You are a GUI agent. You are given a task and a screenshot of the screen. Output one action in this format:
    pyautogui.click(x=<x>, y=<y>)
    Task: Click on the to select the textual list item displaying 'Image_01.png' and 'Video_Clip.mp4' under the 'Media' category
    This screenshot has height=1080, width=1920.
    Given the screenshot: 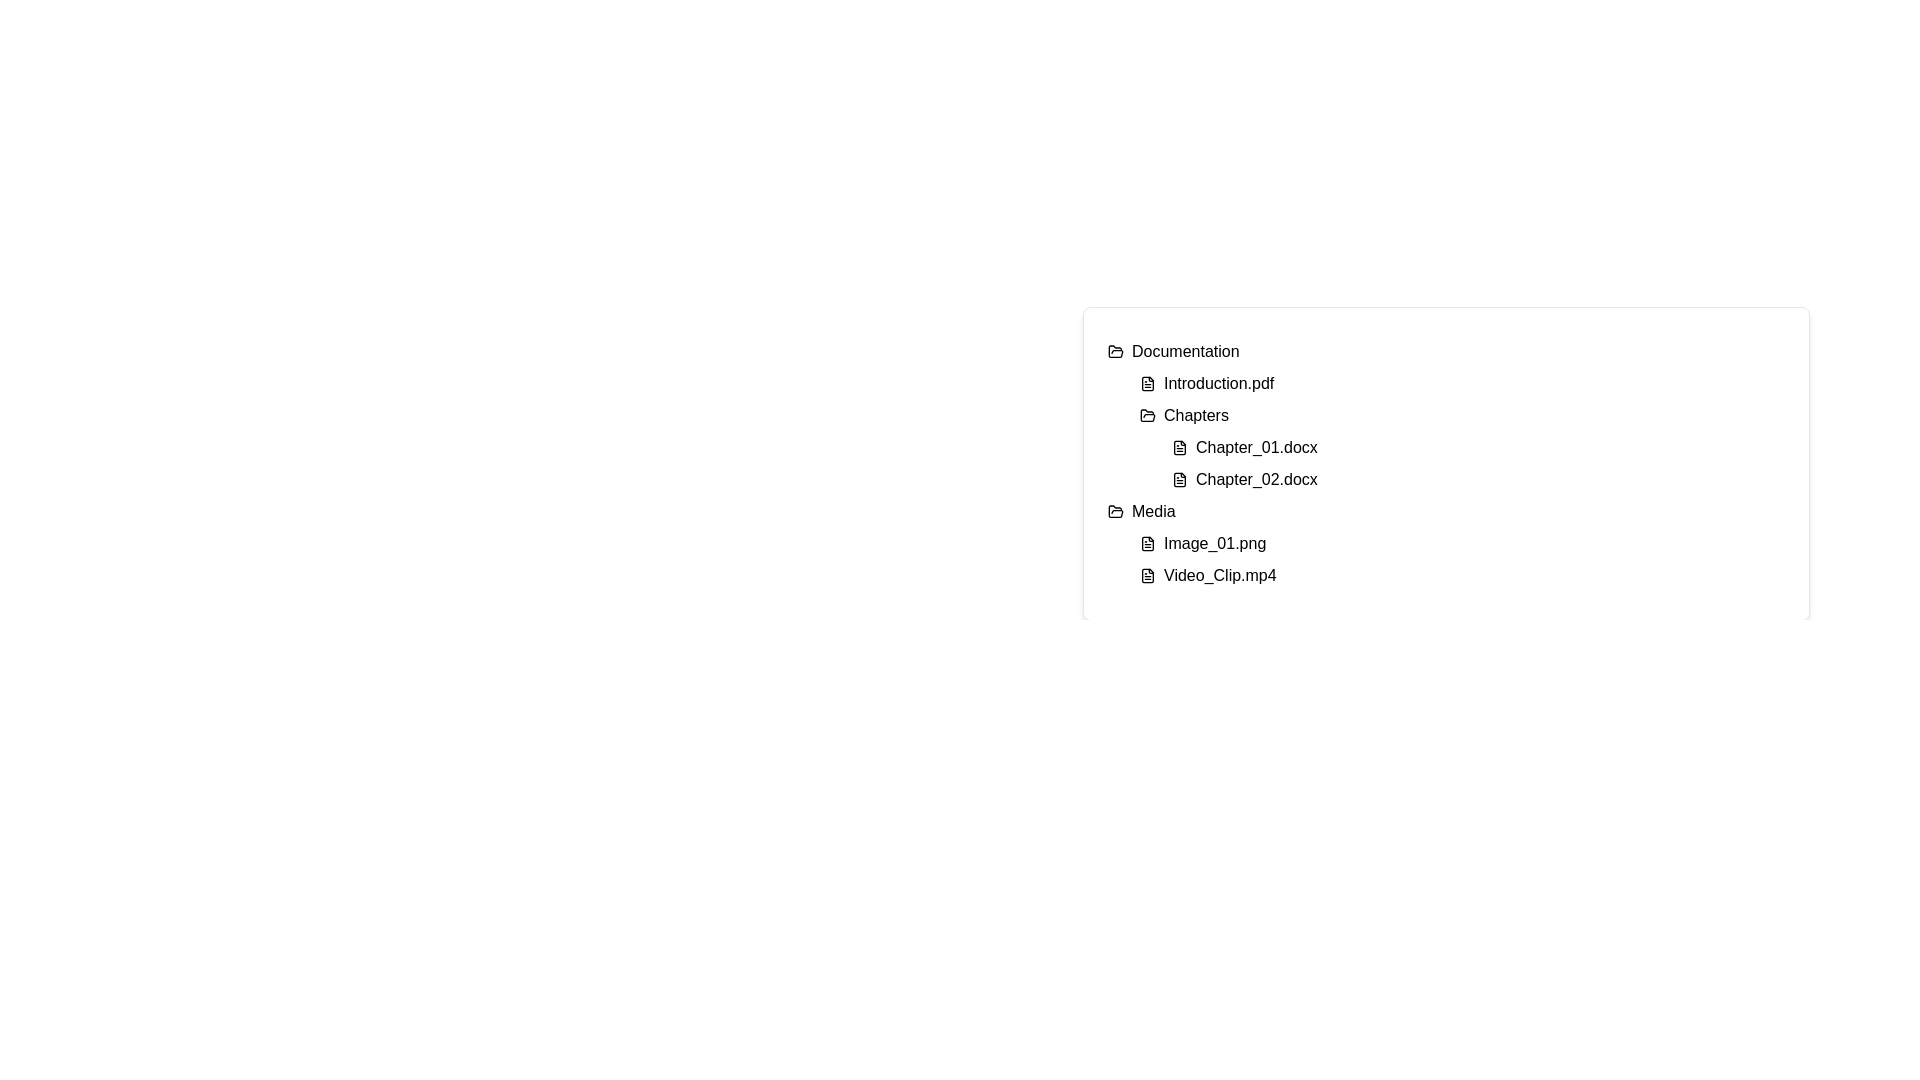 What is the action you would take?
    pyautogui.click(x=1446, y=543)
    